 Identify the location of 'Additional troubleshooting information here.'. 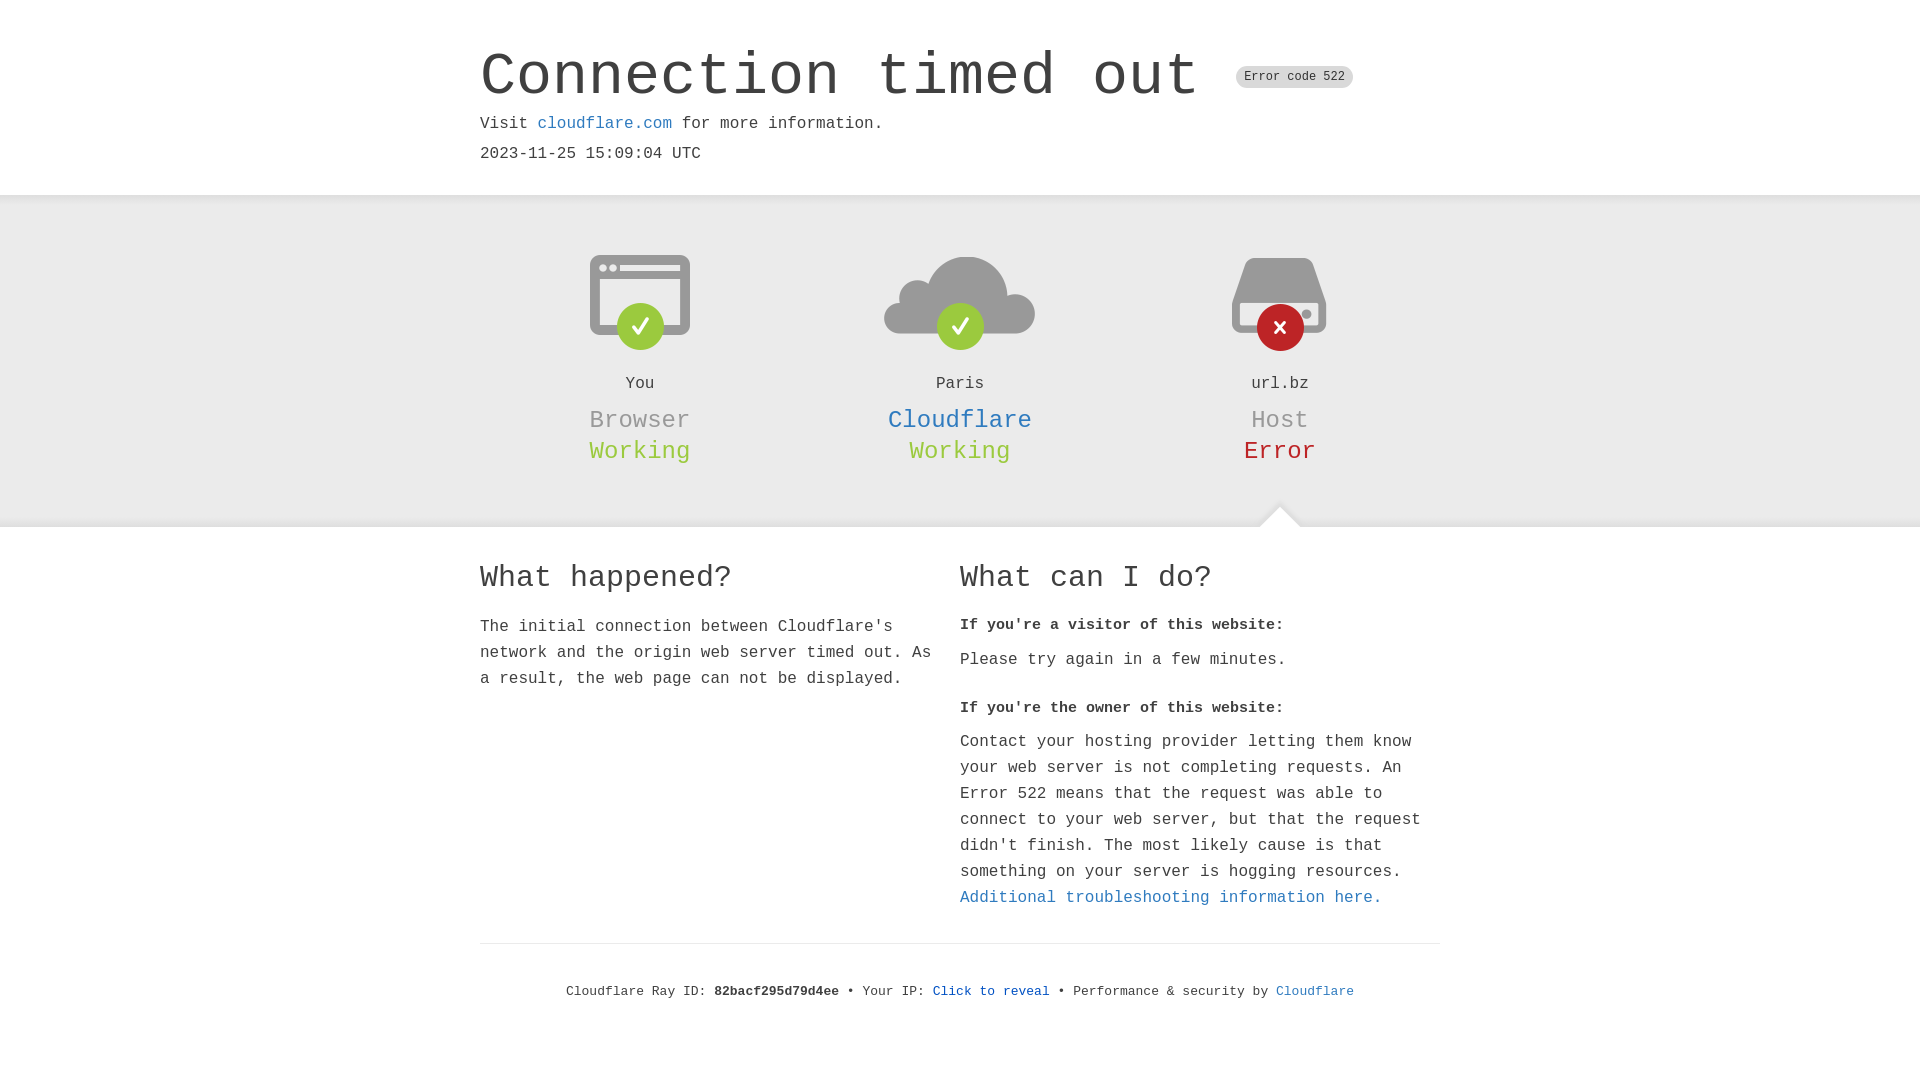
(1171, 897).